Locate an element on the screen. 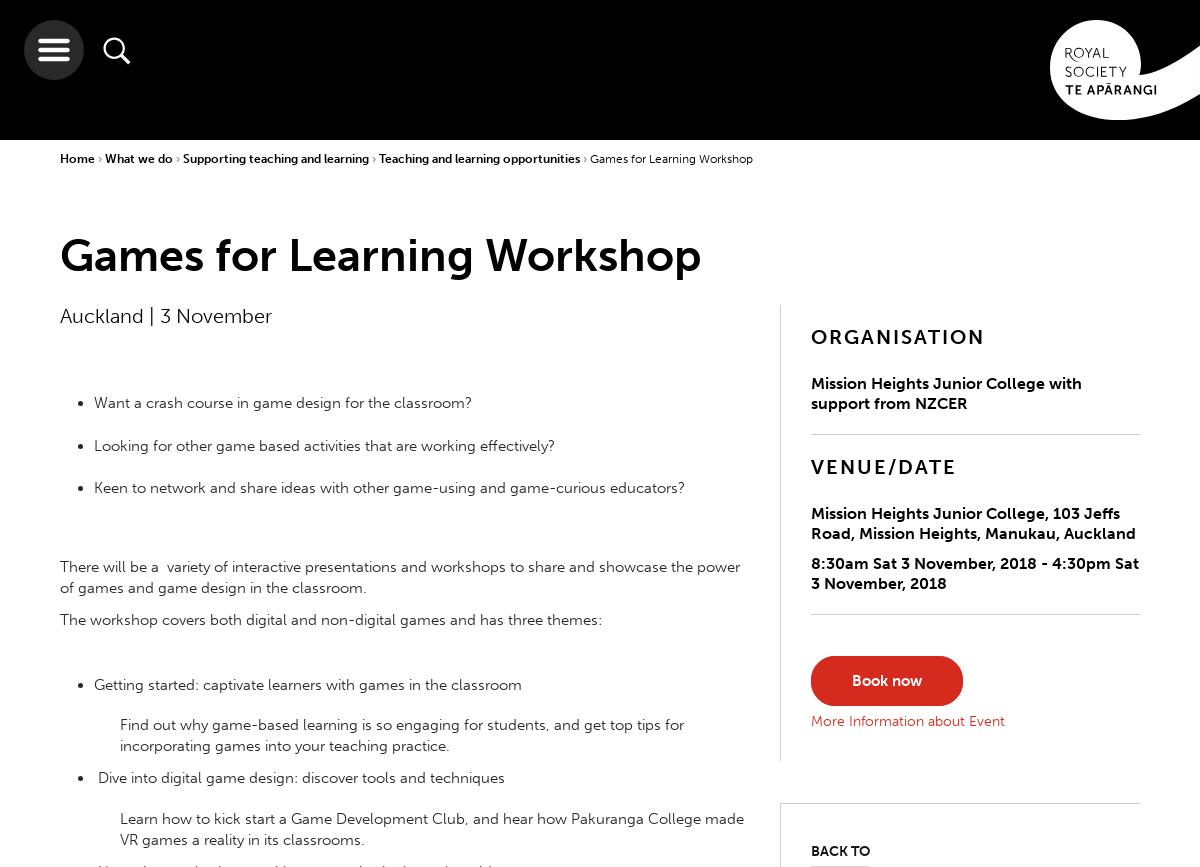  'Back to' is located at coordinates (839, 850).